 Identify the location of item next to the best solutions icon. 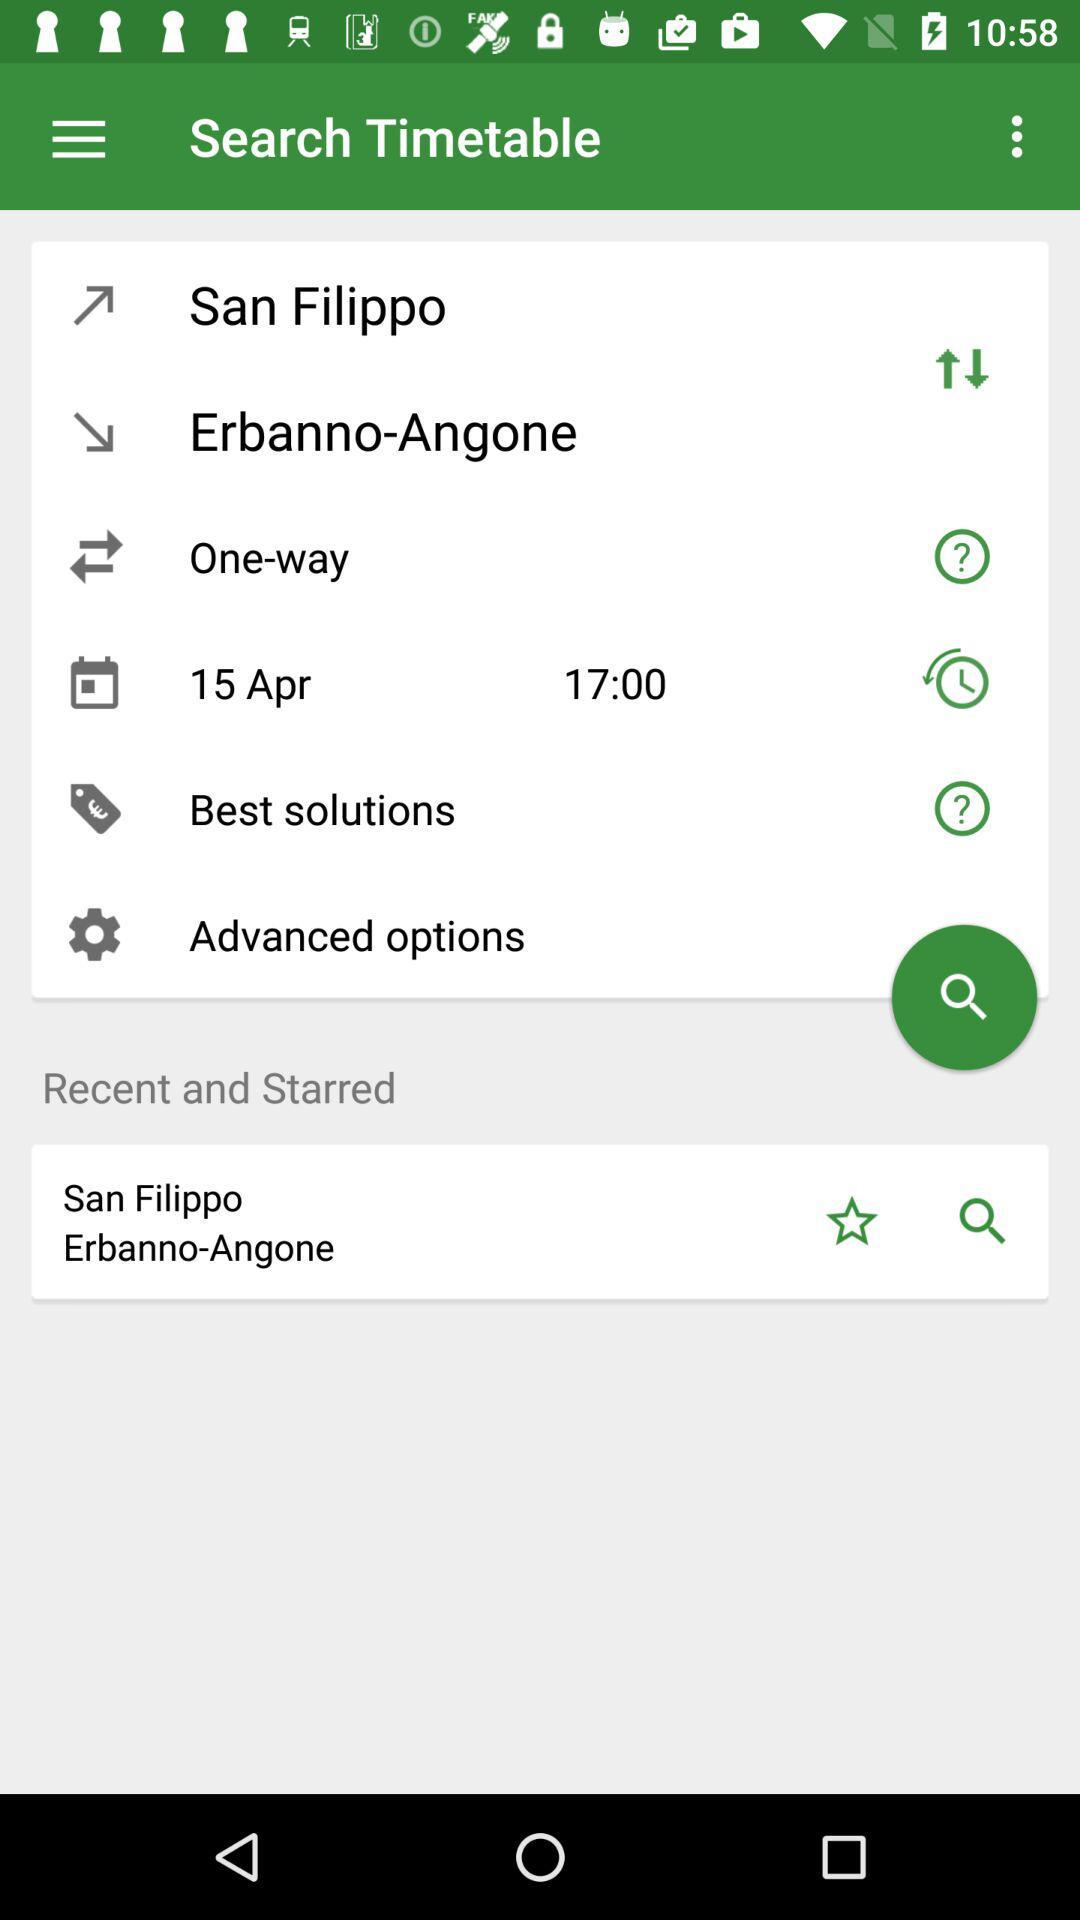
(94, 808).